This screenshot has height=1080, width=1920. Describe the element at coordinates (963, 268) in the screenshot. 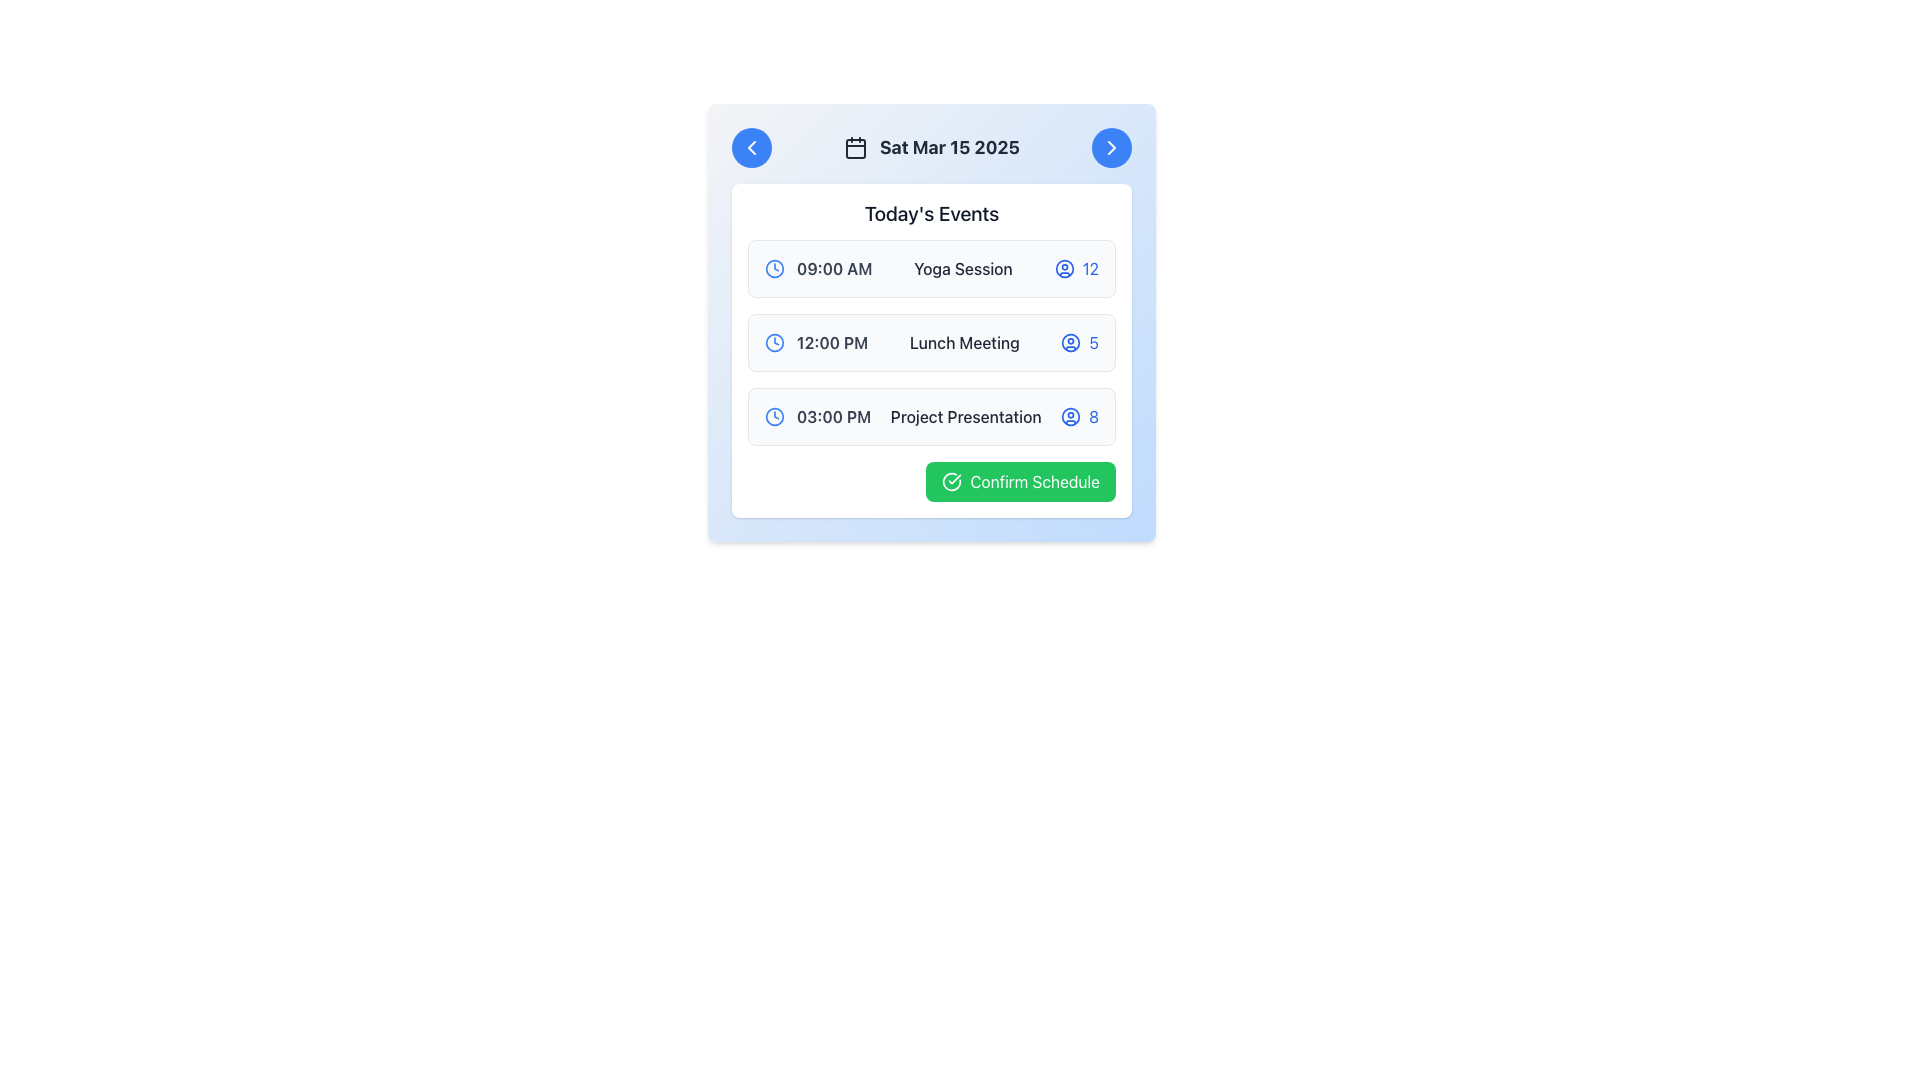

I see `the text element displaying 'Yoga Session' in gray font, located in the second column of the first row in the event card for 9:00 AM` at that location.